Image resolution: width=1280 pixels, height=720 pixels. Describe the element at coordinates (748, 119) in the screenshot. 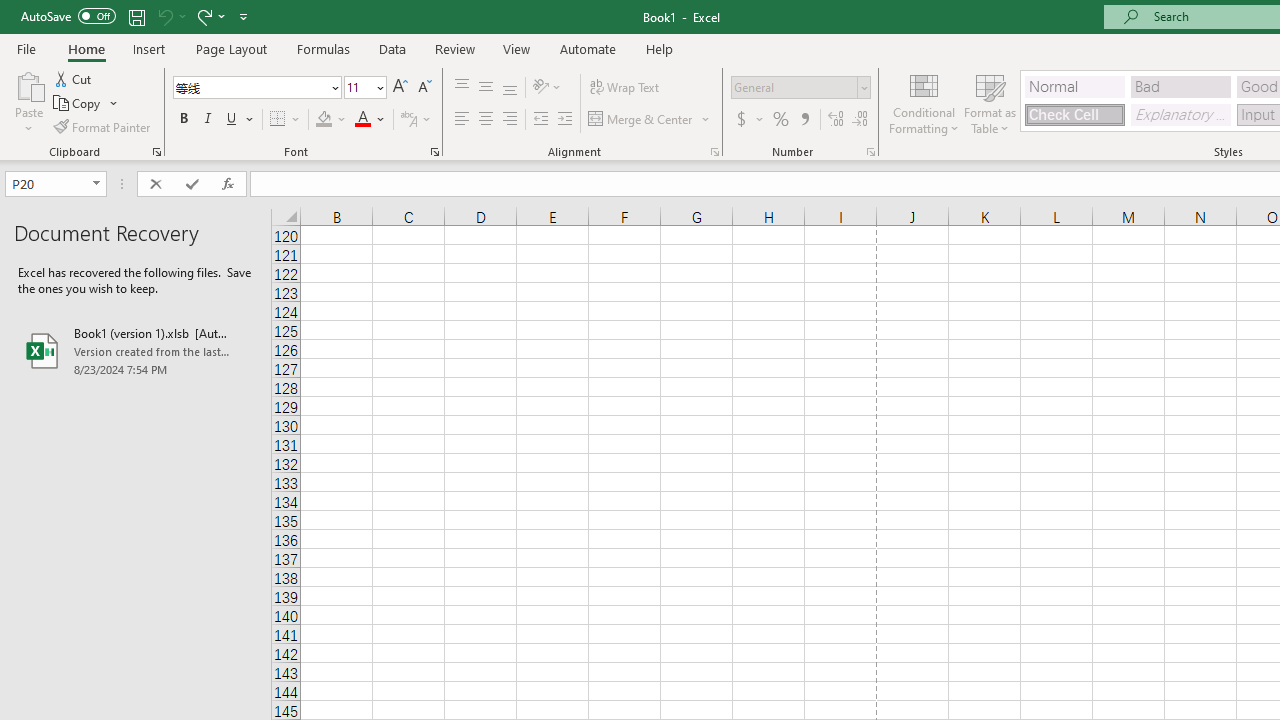

I see `'Accounting Number Format'` at that location.